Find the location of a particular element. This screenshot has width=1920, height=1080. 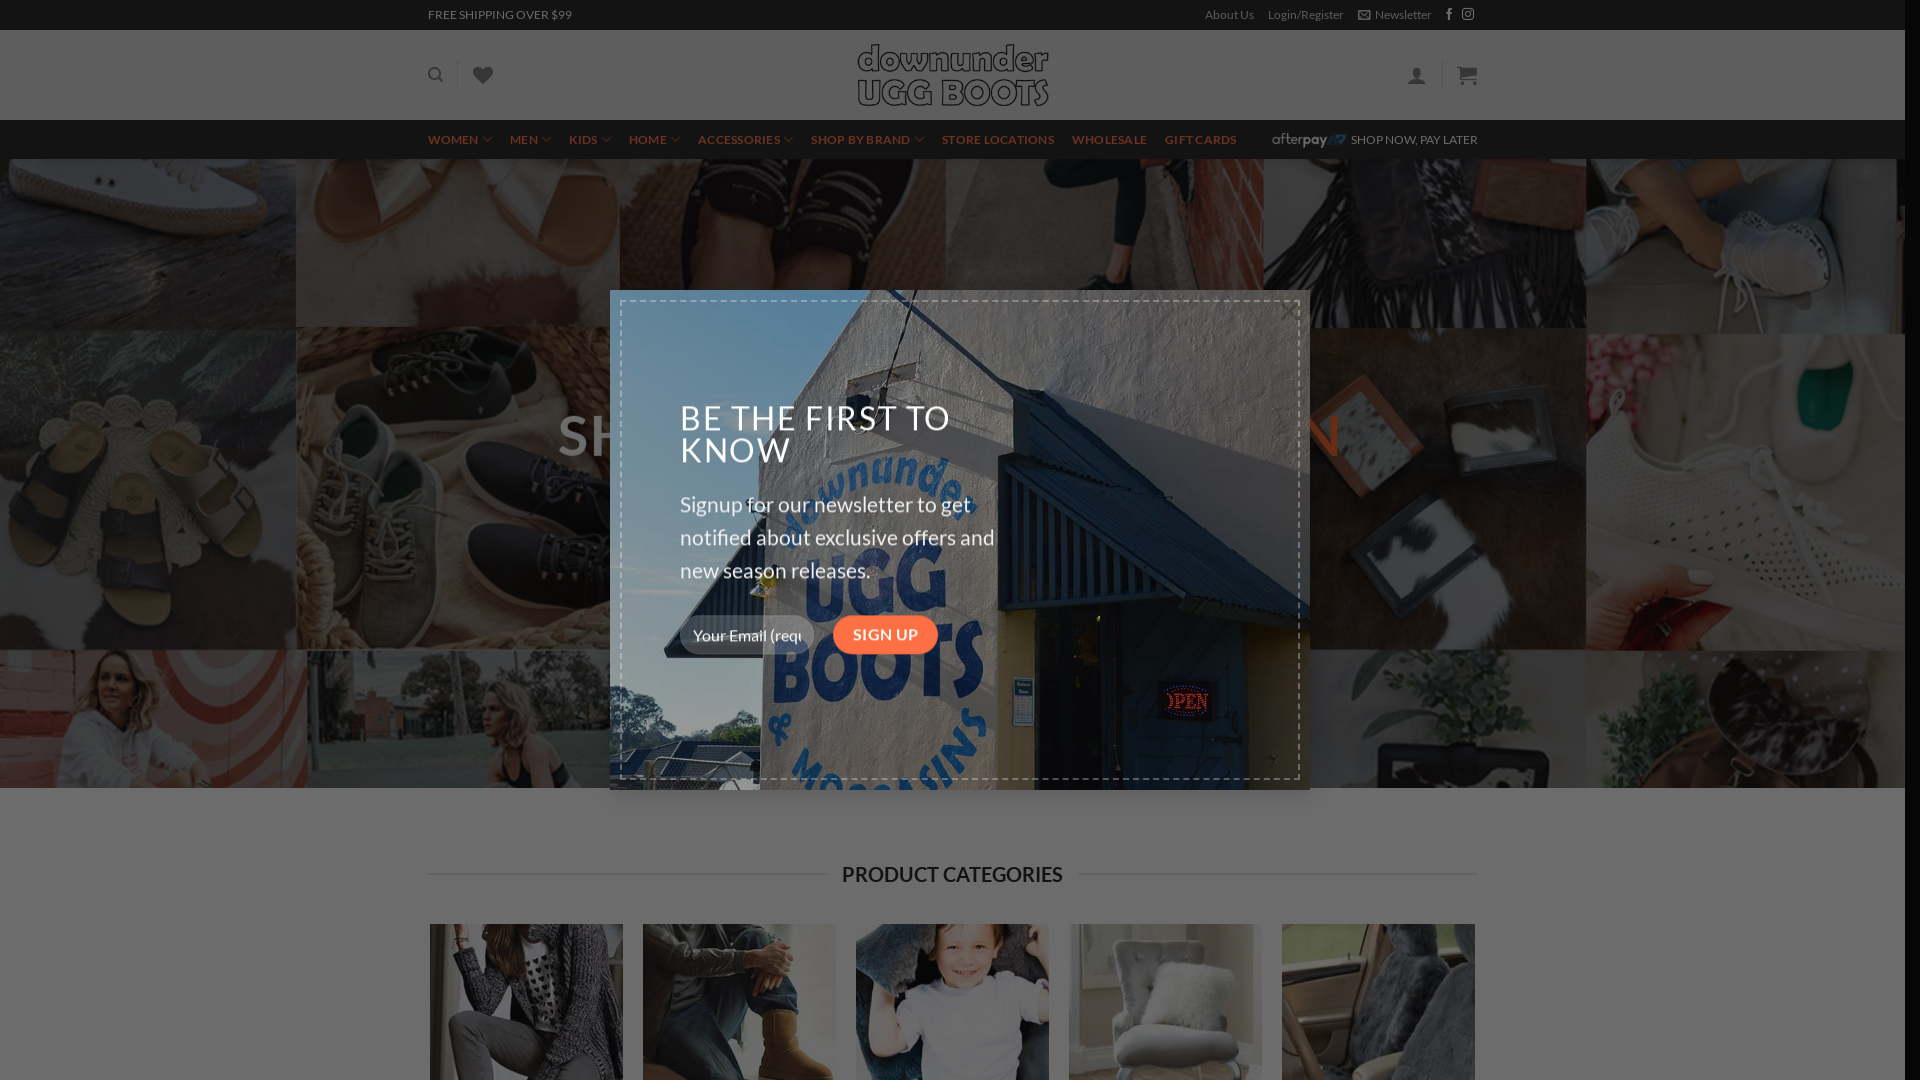

'Newsletter' is located at coordinates (1394, 15).